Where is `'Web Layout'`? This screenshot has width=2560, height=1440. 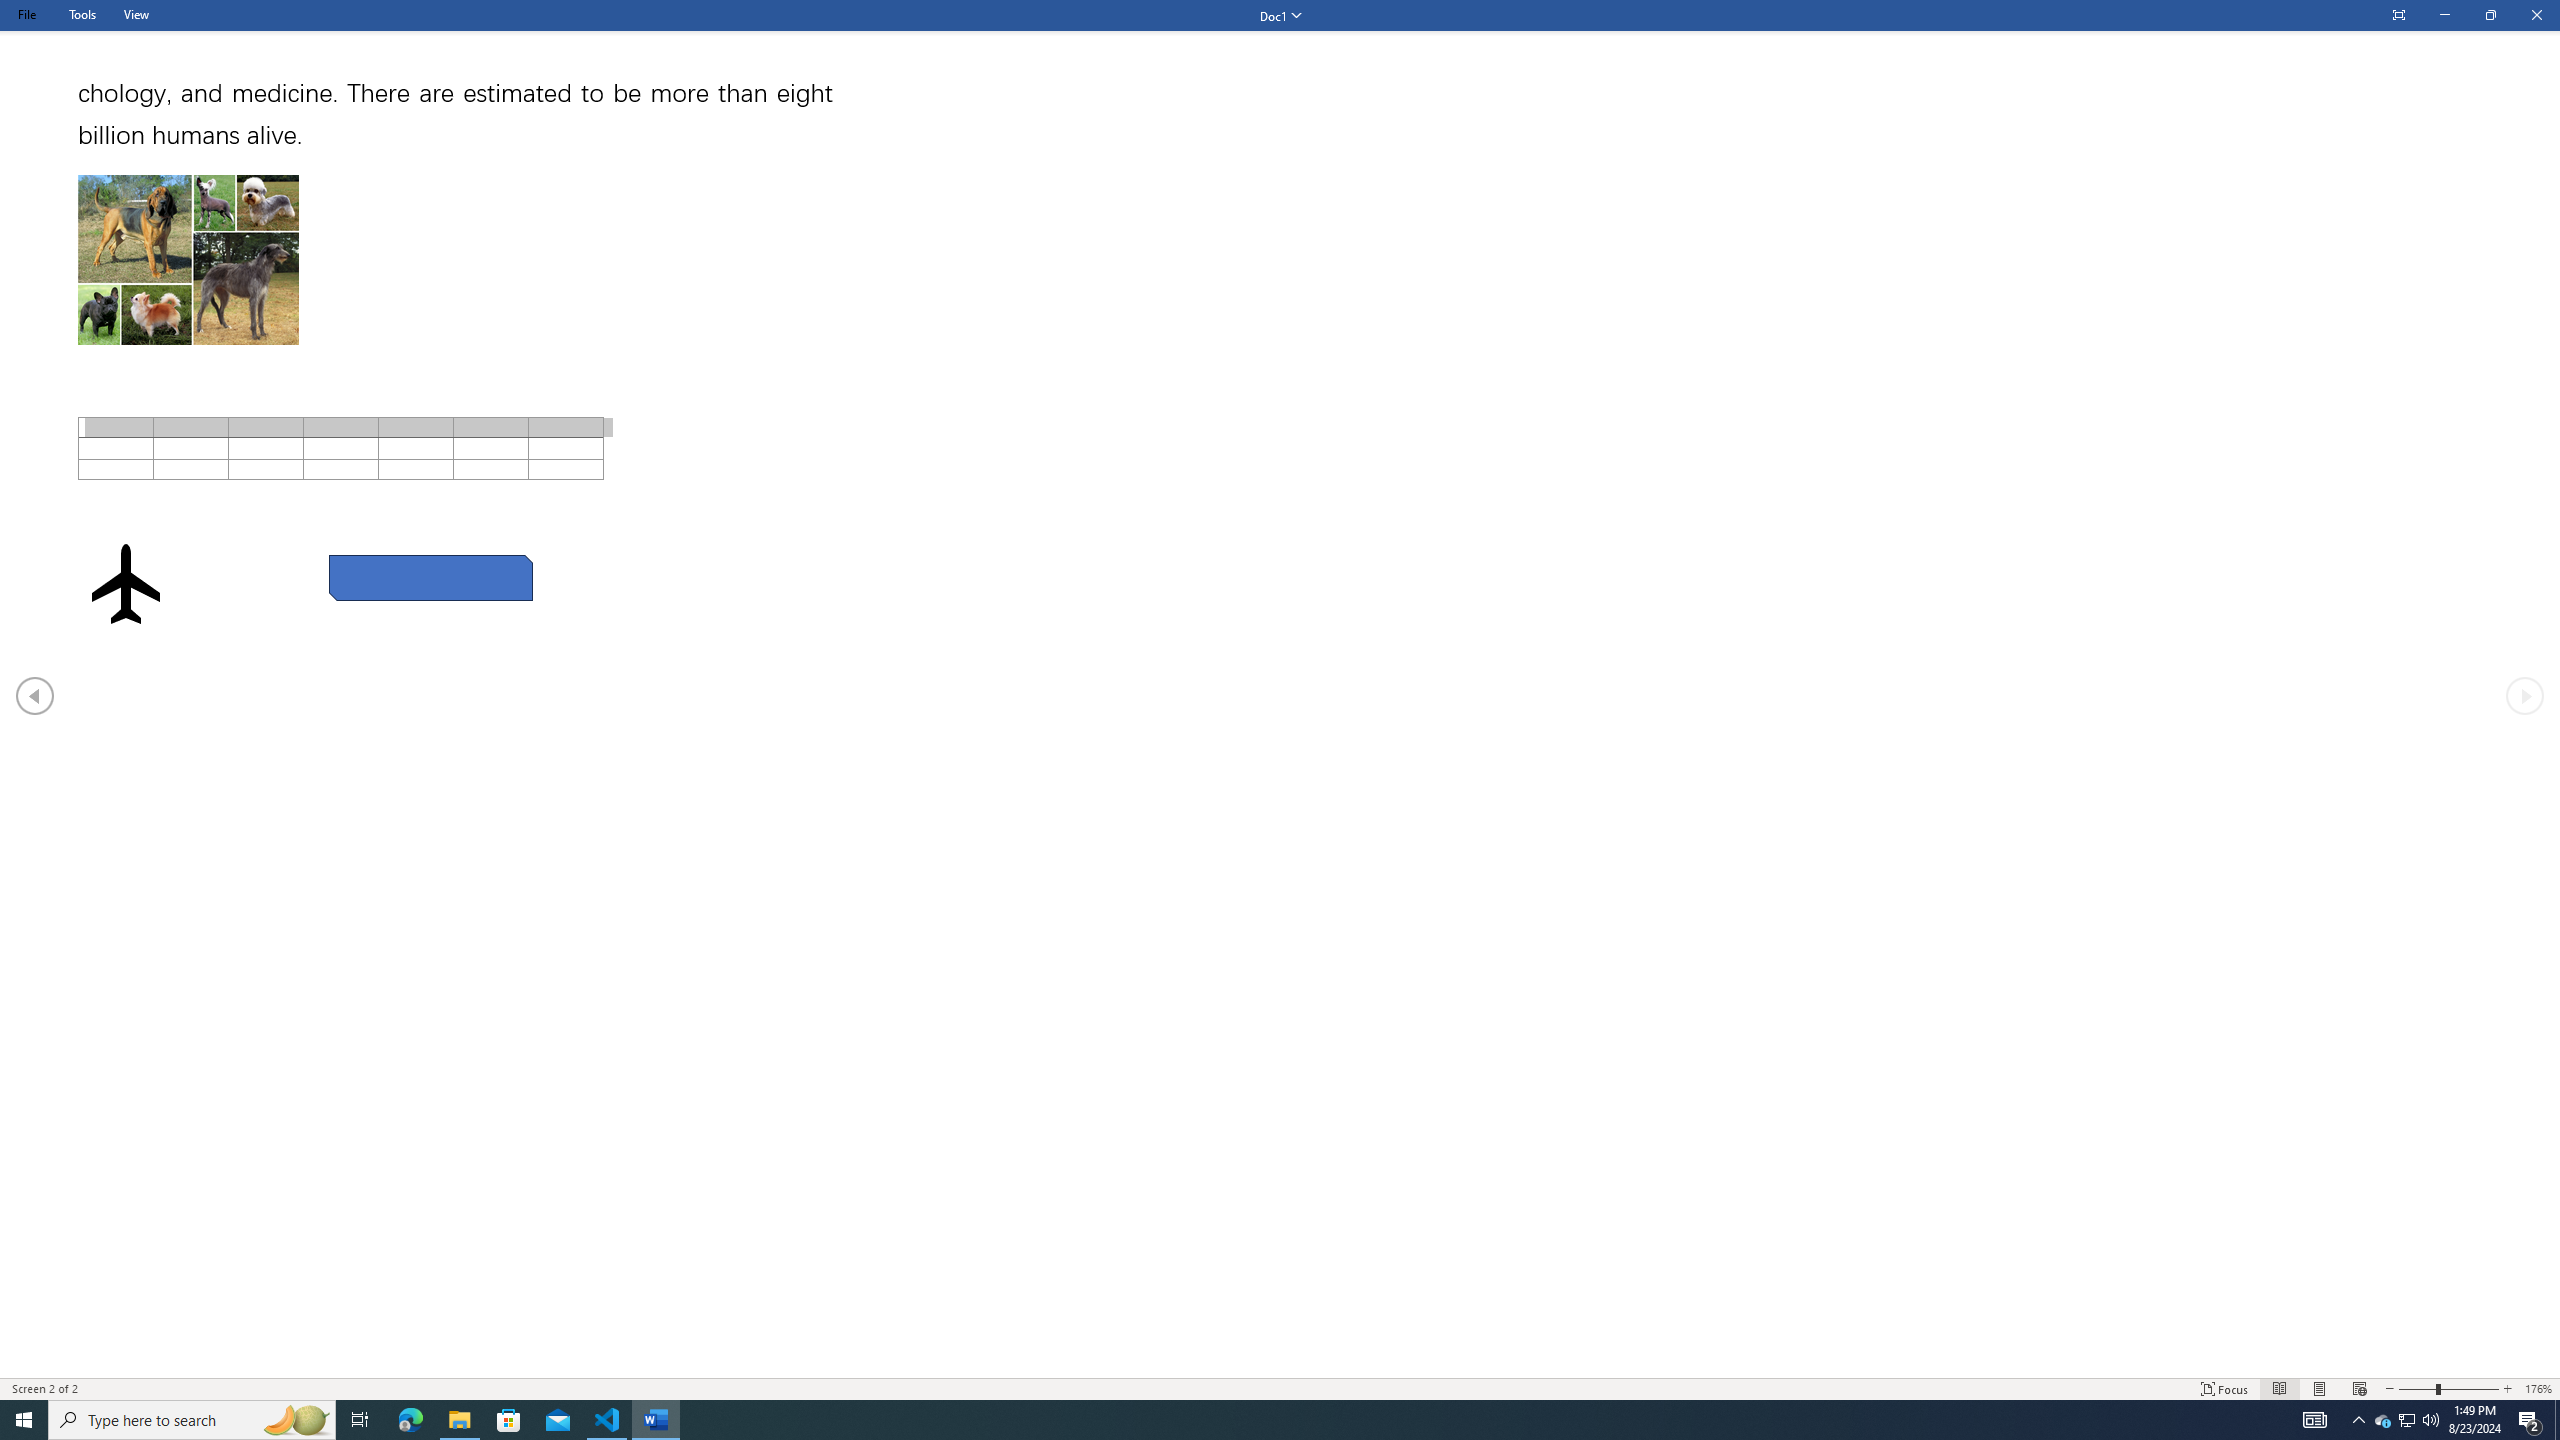 'Web Layout' is located at coordinates (2360, 1389).